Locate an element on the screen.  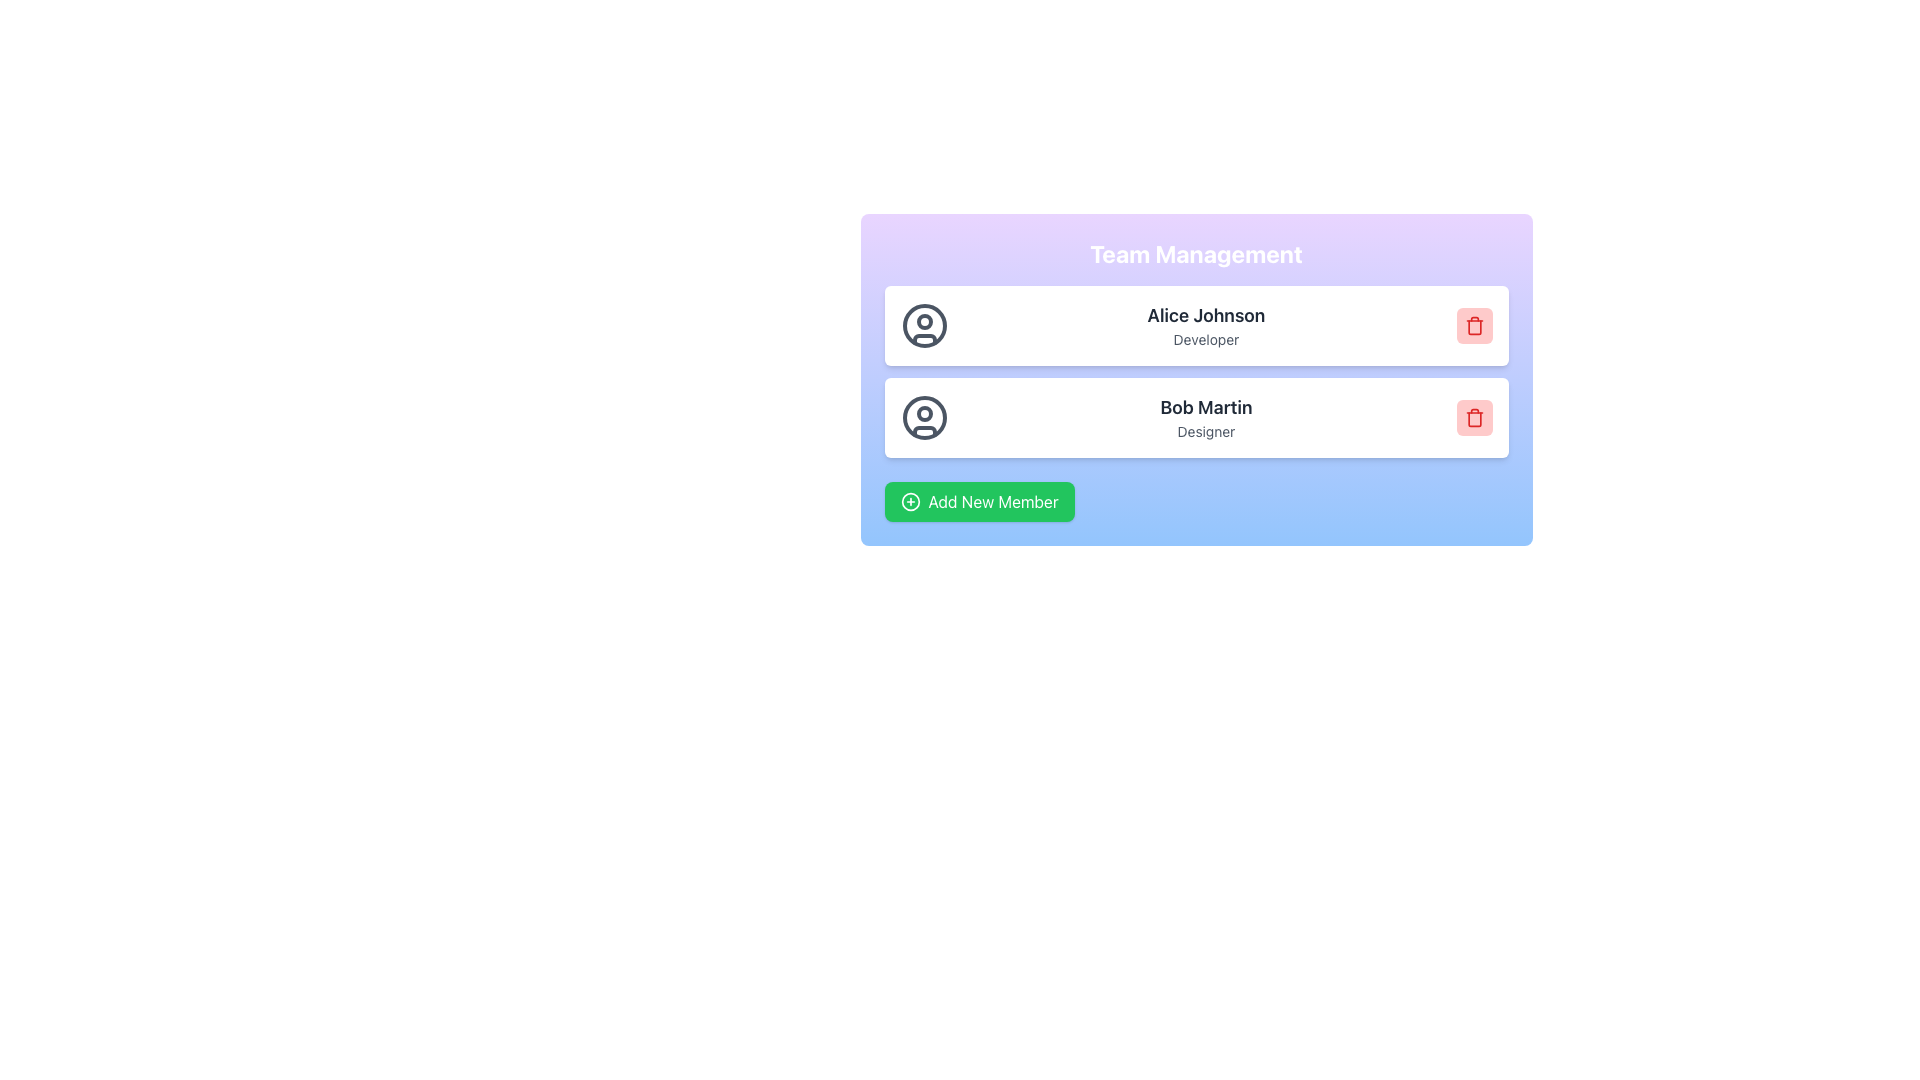
the circular plus icon located to the left of the 'Add New Member' text within the green button at the bottom of the section is located at coordinates (909, 500).